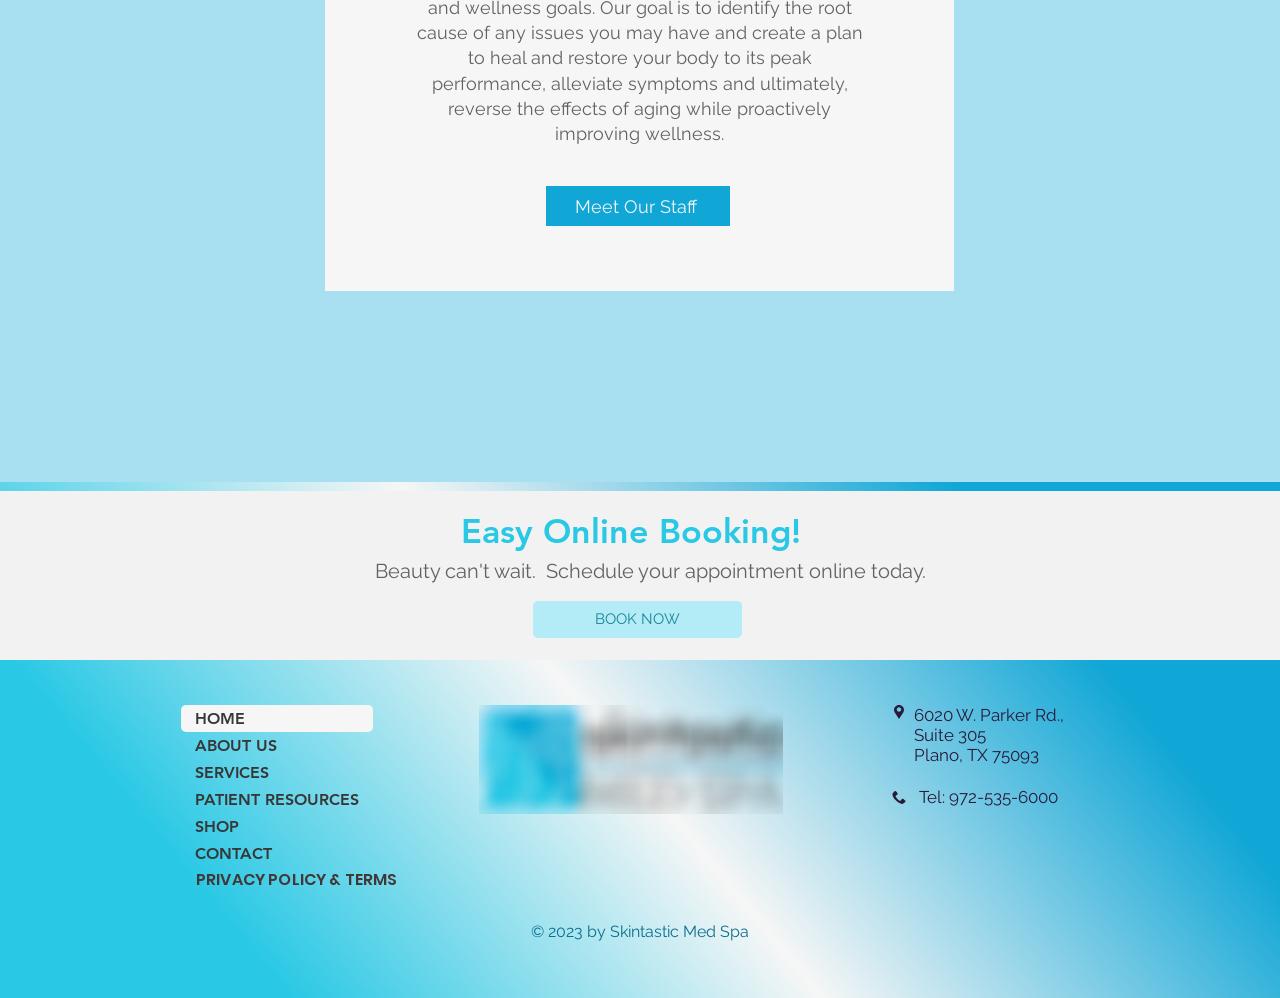 The width and height of the screenshot is (1280, 998). What do you see at coordinates (635, 205) in the screenshot?
I see `'Meet Our Staff'` at bounding box center [635, 205].